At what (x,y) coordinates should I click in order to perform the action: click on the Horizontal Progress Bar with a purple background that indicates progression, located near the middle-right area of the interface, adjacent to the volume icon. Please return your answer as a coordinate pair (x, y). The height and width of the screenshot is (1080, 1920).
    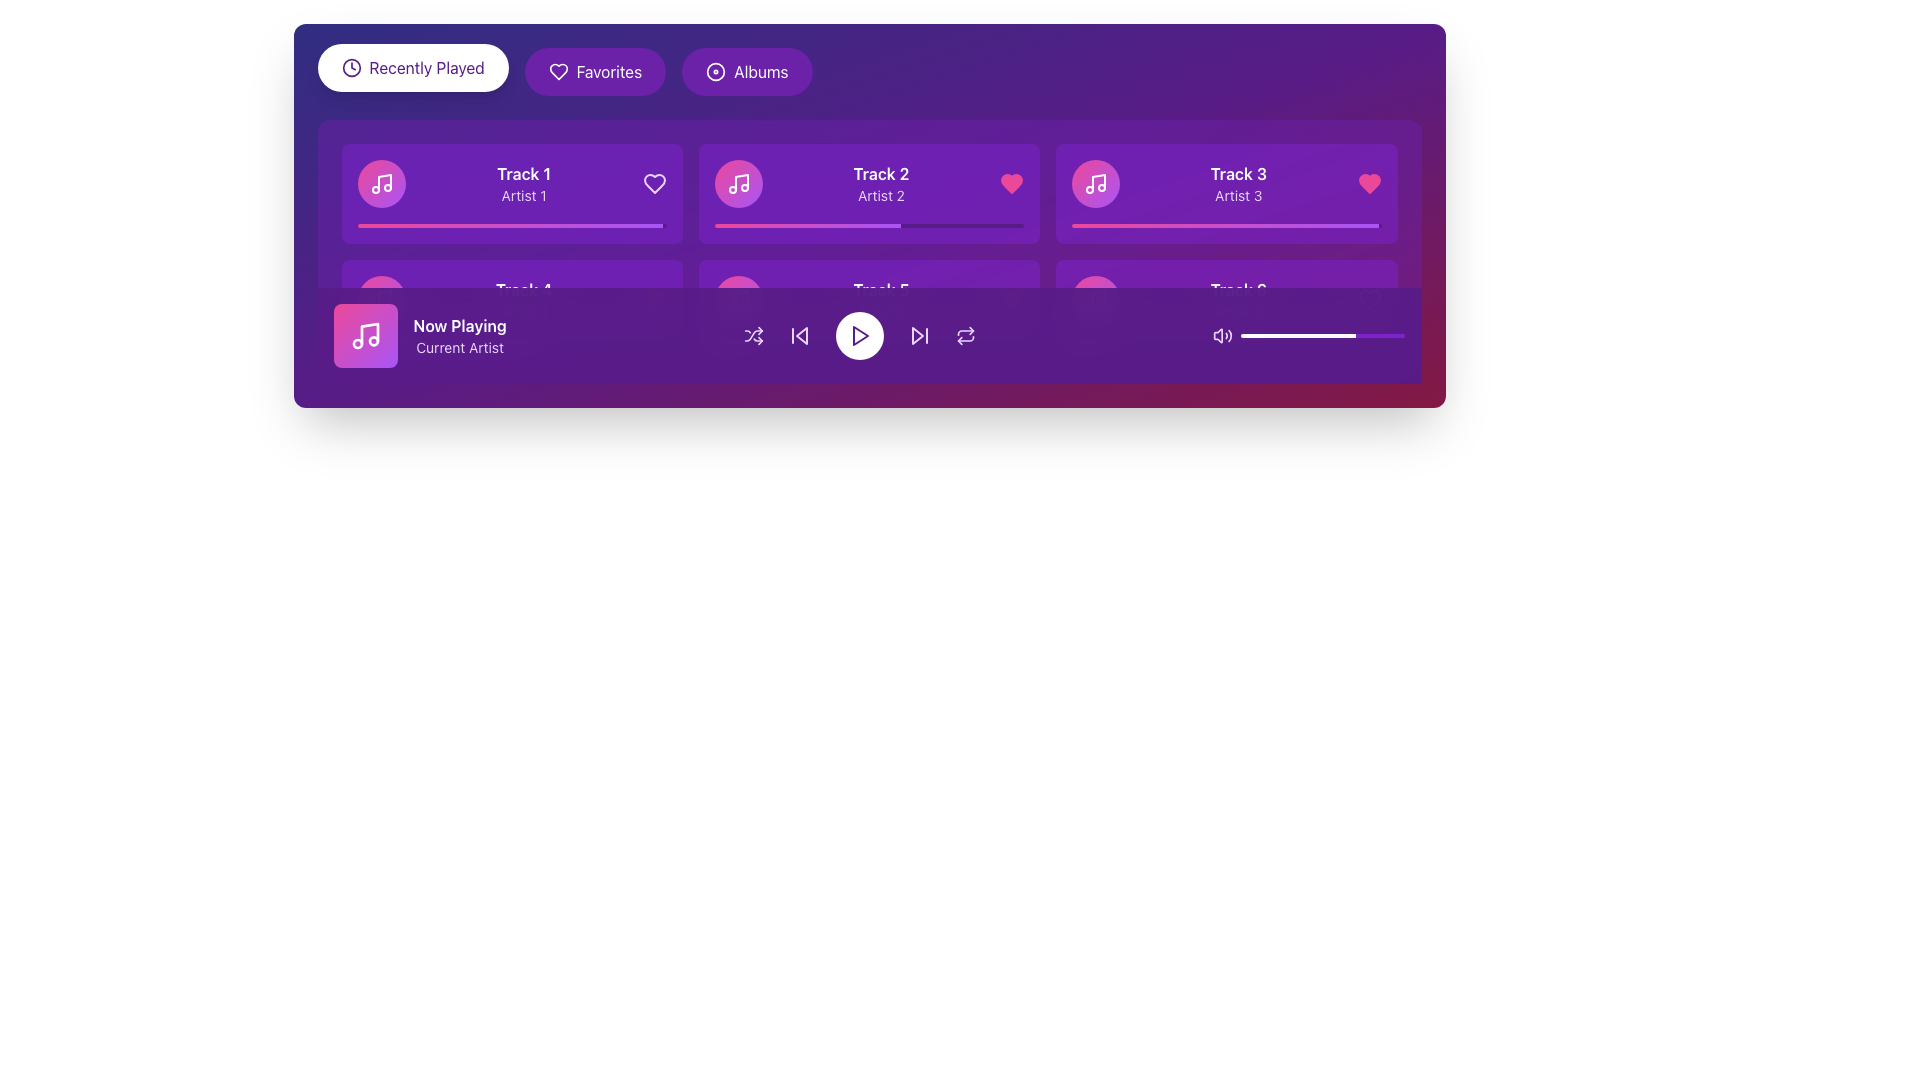
    Looking at the image, I should click on (1323, 334).